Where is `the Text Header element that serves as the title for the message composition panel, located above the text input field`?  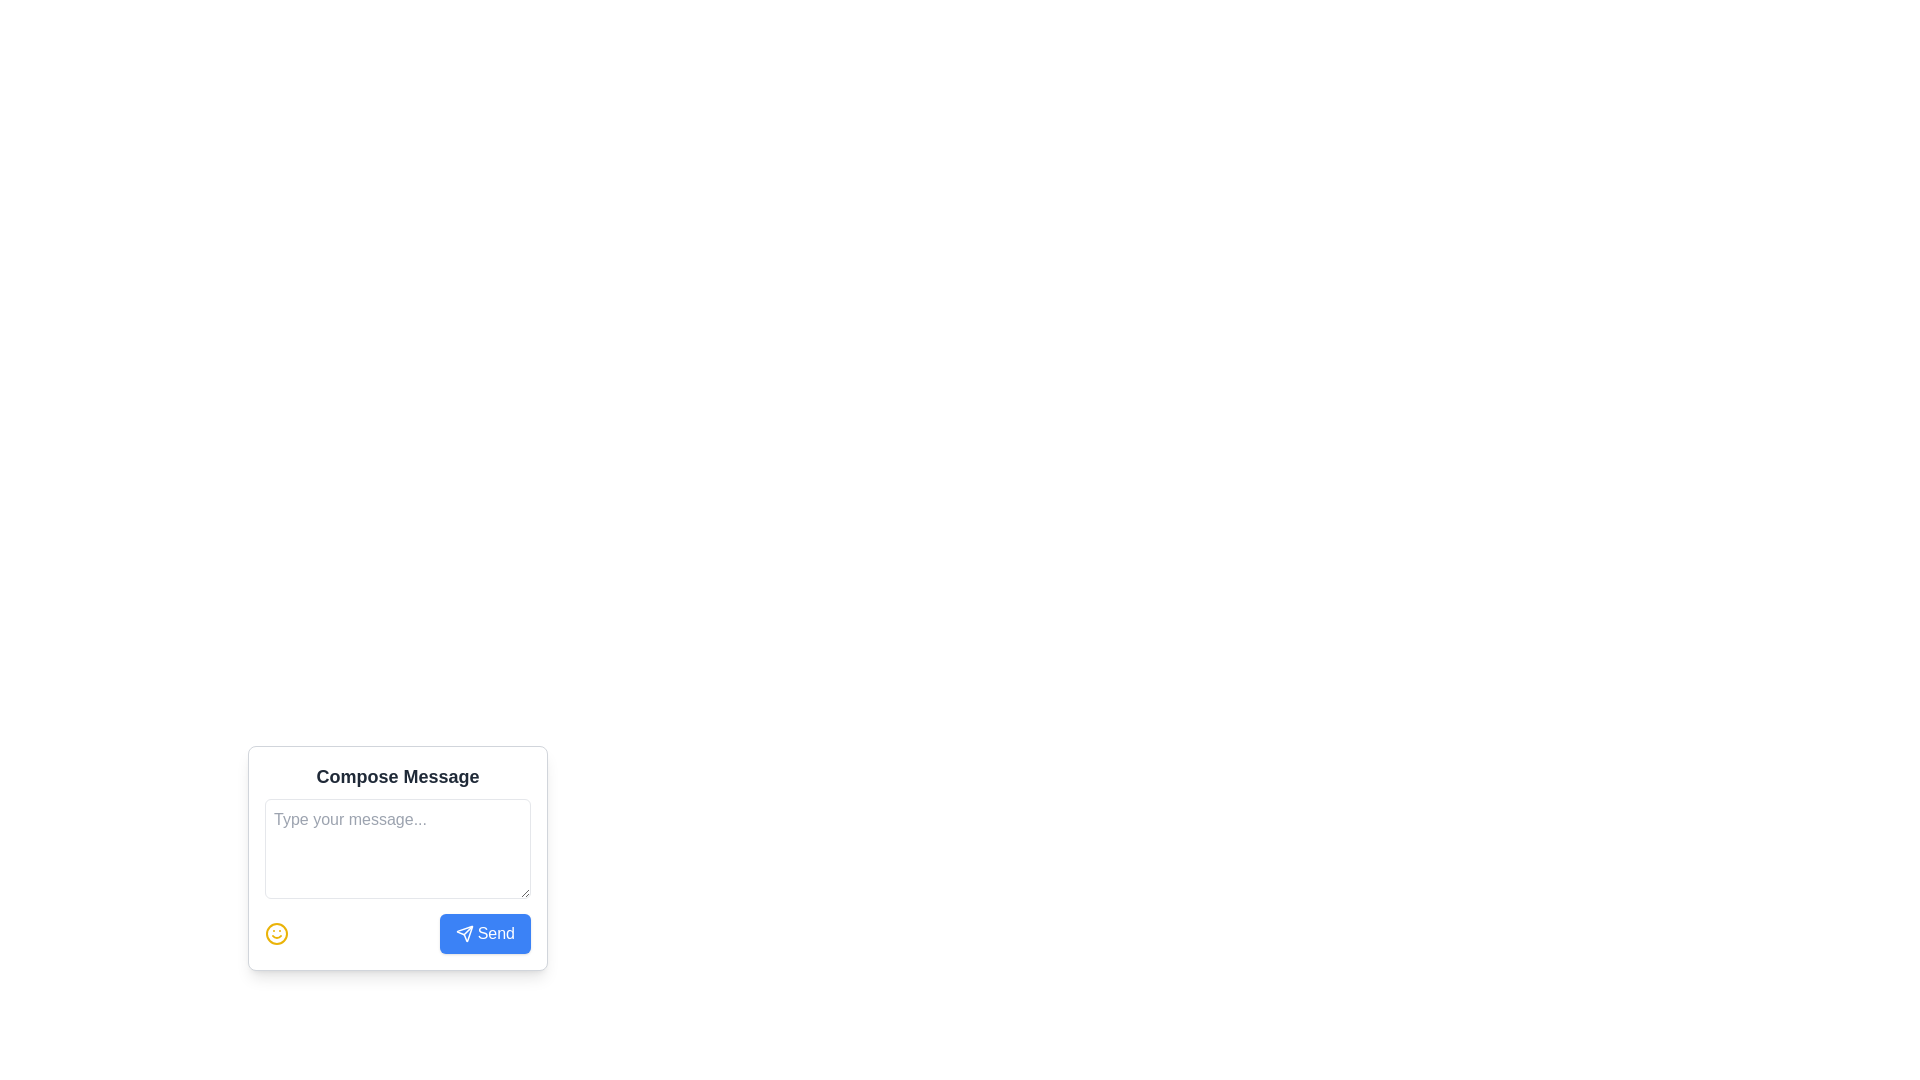 the Text Header element that serves as the title for the message composition panel, located above the text input field is located at coordinates (398, 775).